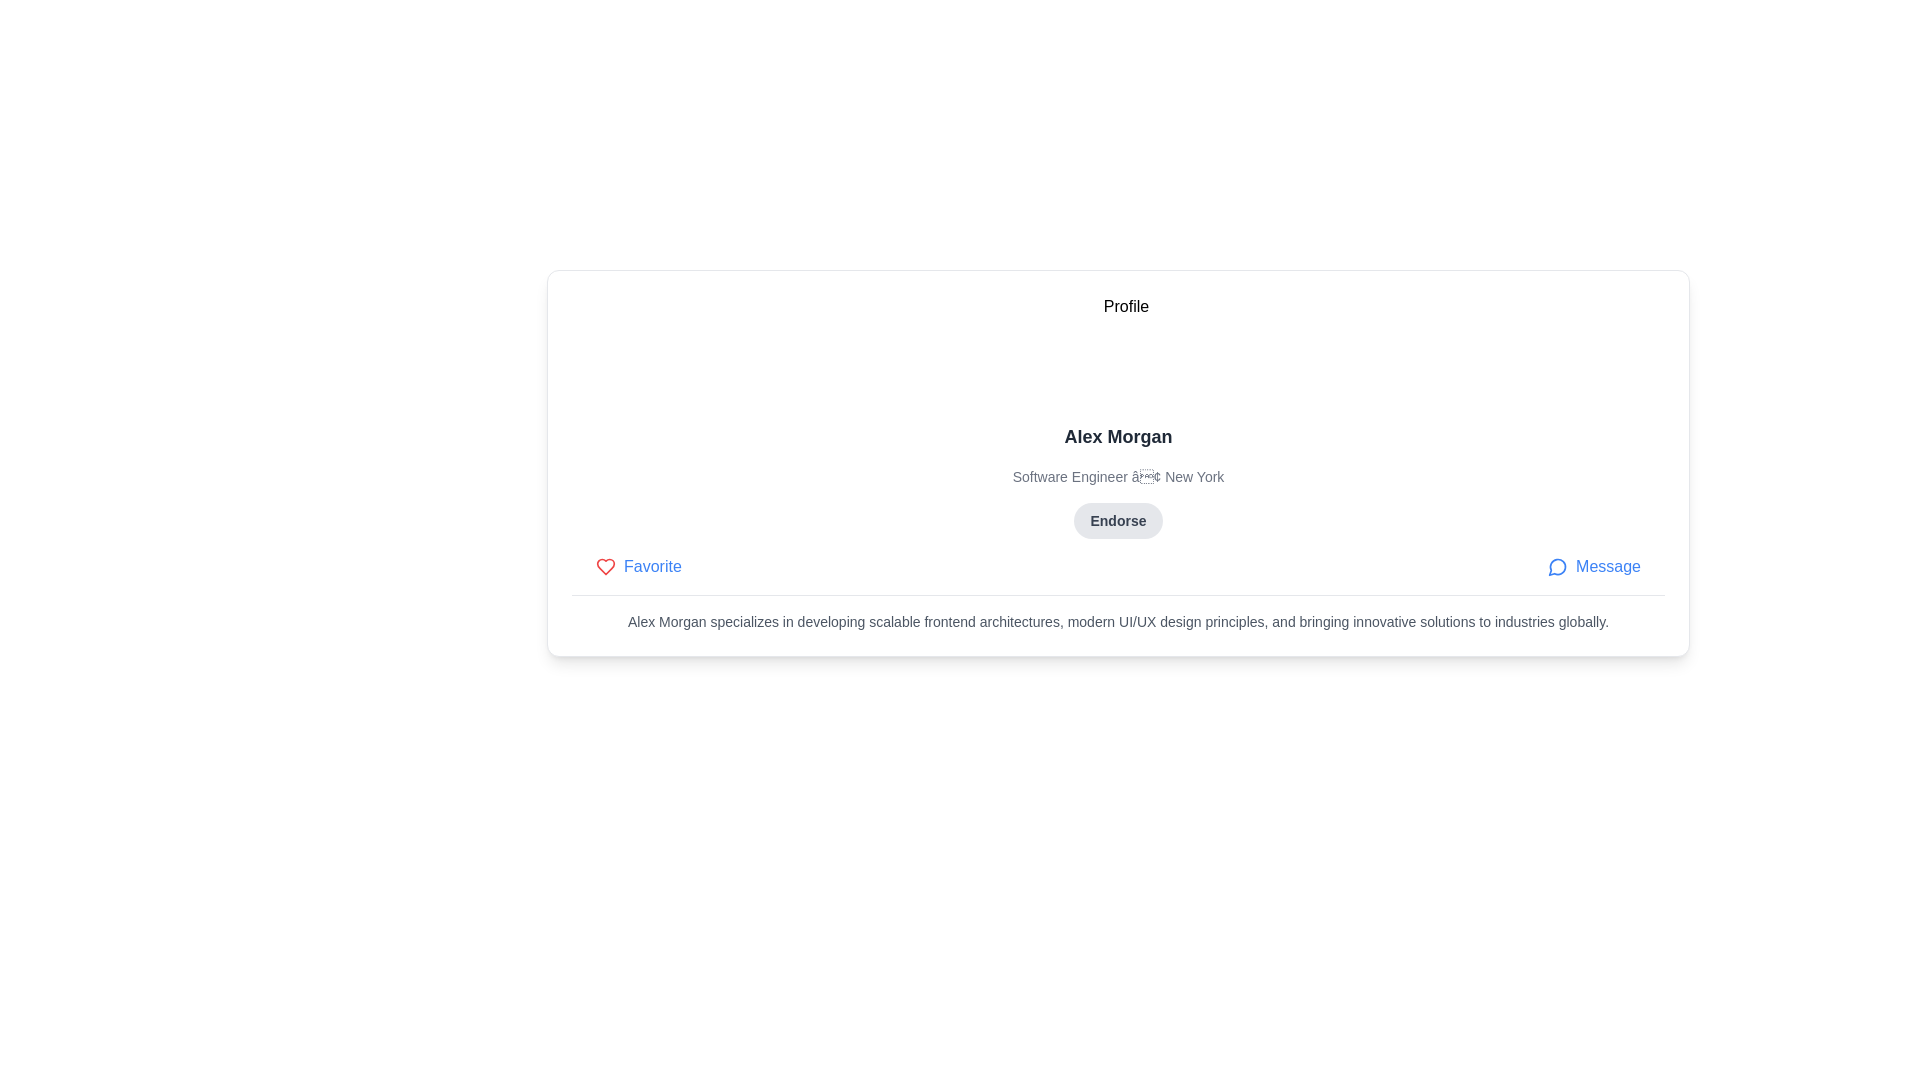  I want to click on the messaging icon located to the right of the 'Message' text within the user's profile card, so click(1557, 567).